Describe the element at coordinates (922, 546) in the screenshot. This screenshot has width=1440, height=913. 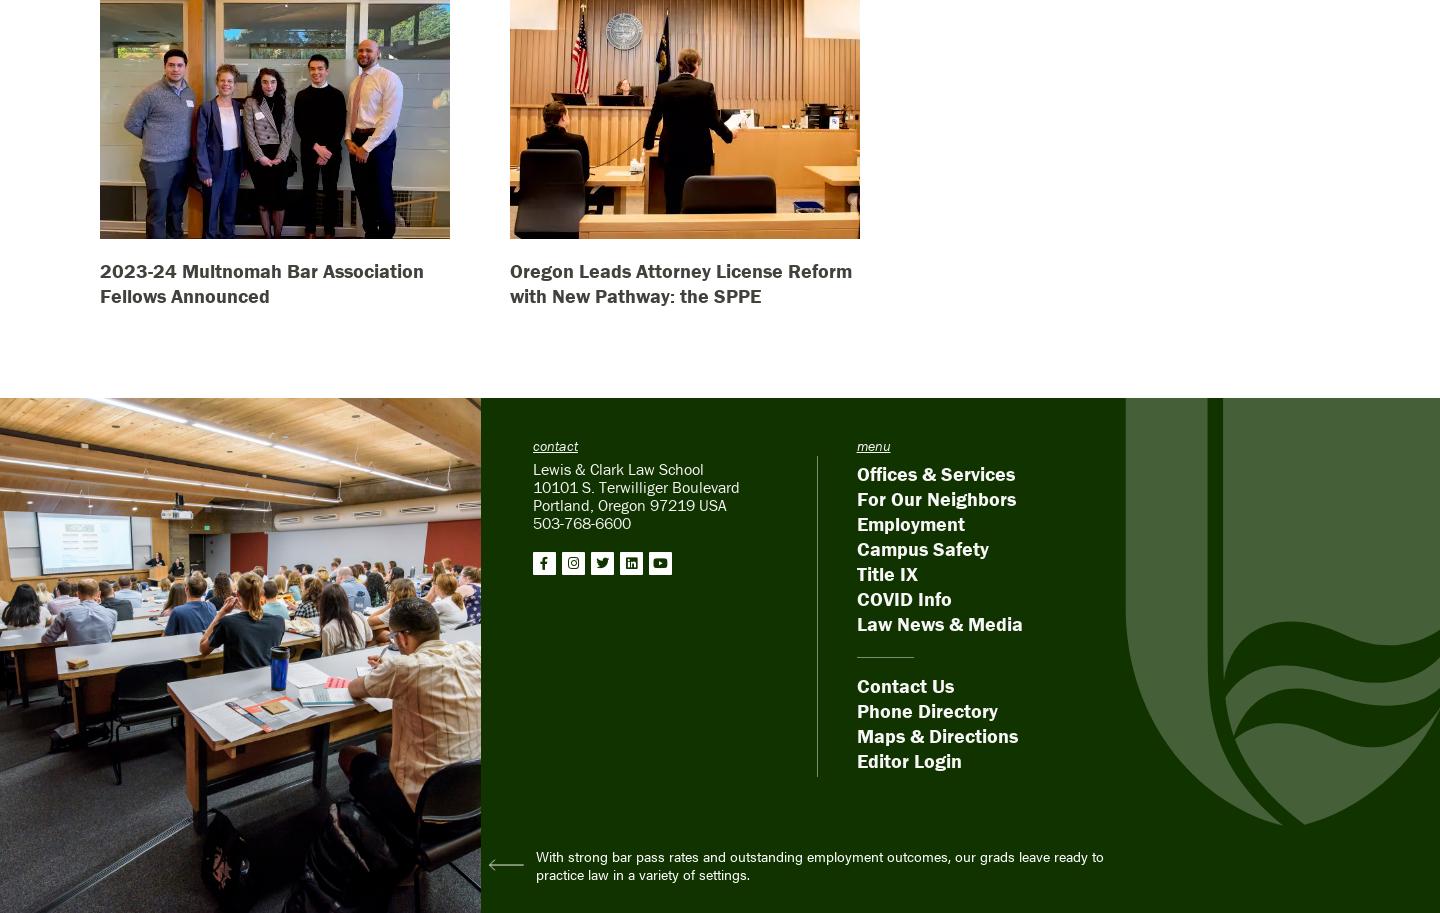
I see `'Campus Safety'` at that location.